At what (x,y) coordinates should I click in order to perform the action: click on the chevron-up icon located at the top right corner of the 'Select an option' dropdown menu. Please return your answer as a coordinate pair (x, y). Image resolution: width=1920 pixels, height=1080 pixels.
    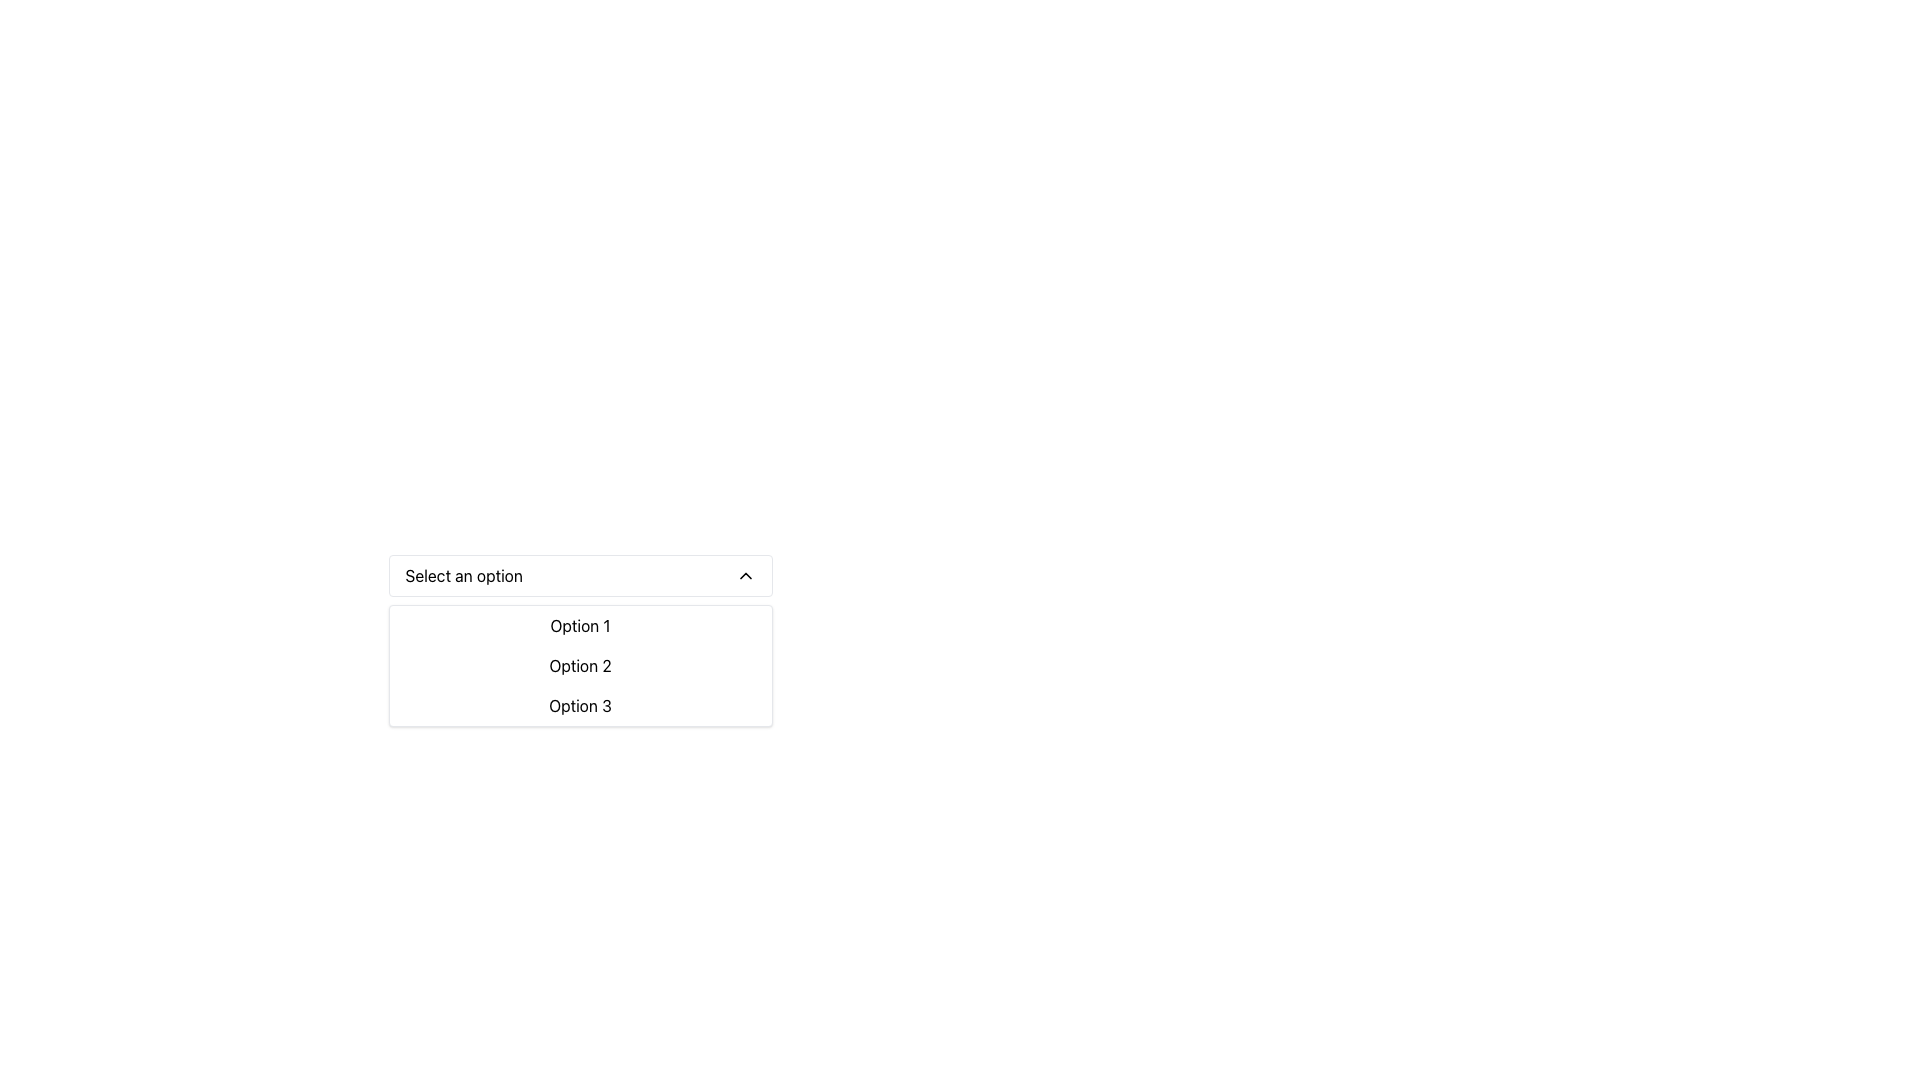
    Looking at the image, I should click on (744, 575).